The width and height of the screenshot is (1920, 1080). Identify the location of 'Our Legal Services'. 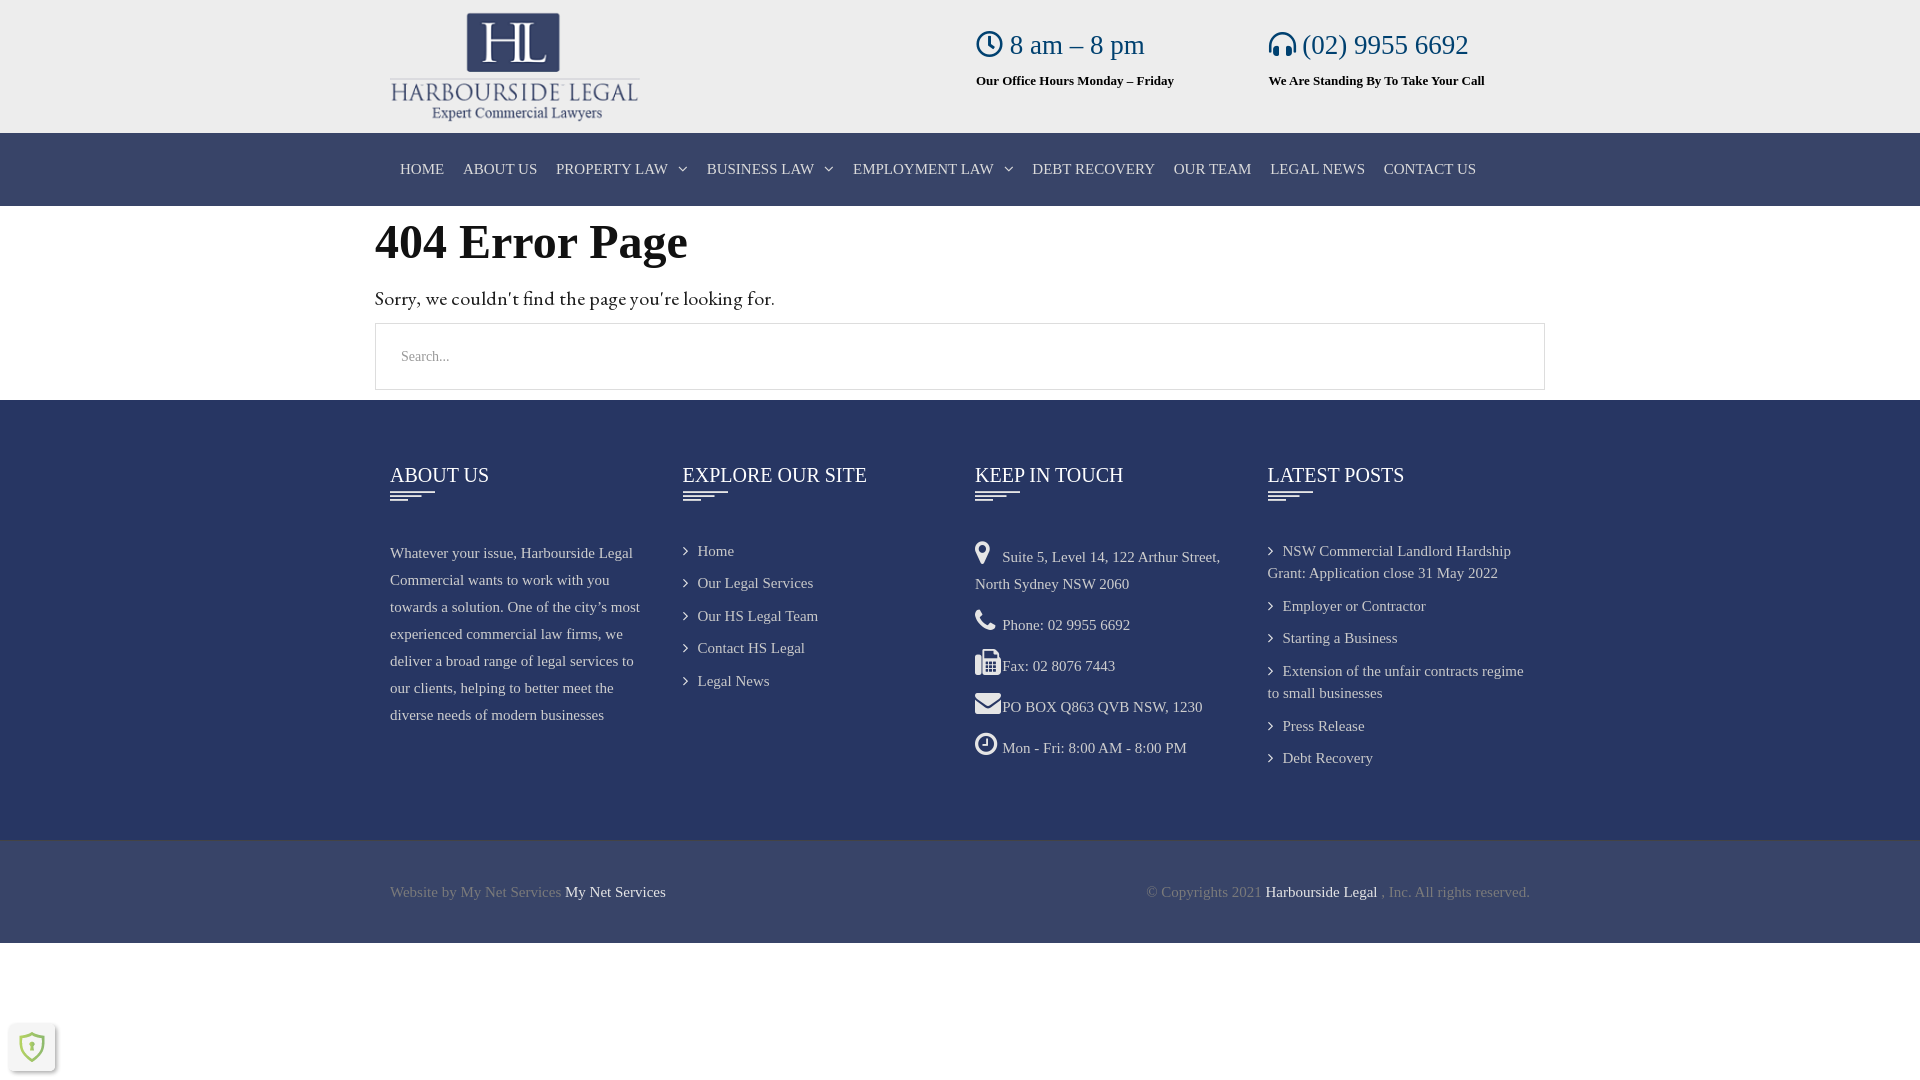
(746, 582).